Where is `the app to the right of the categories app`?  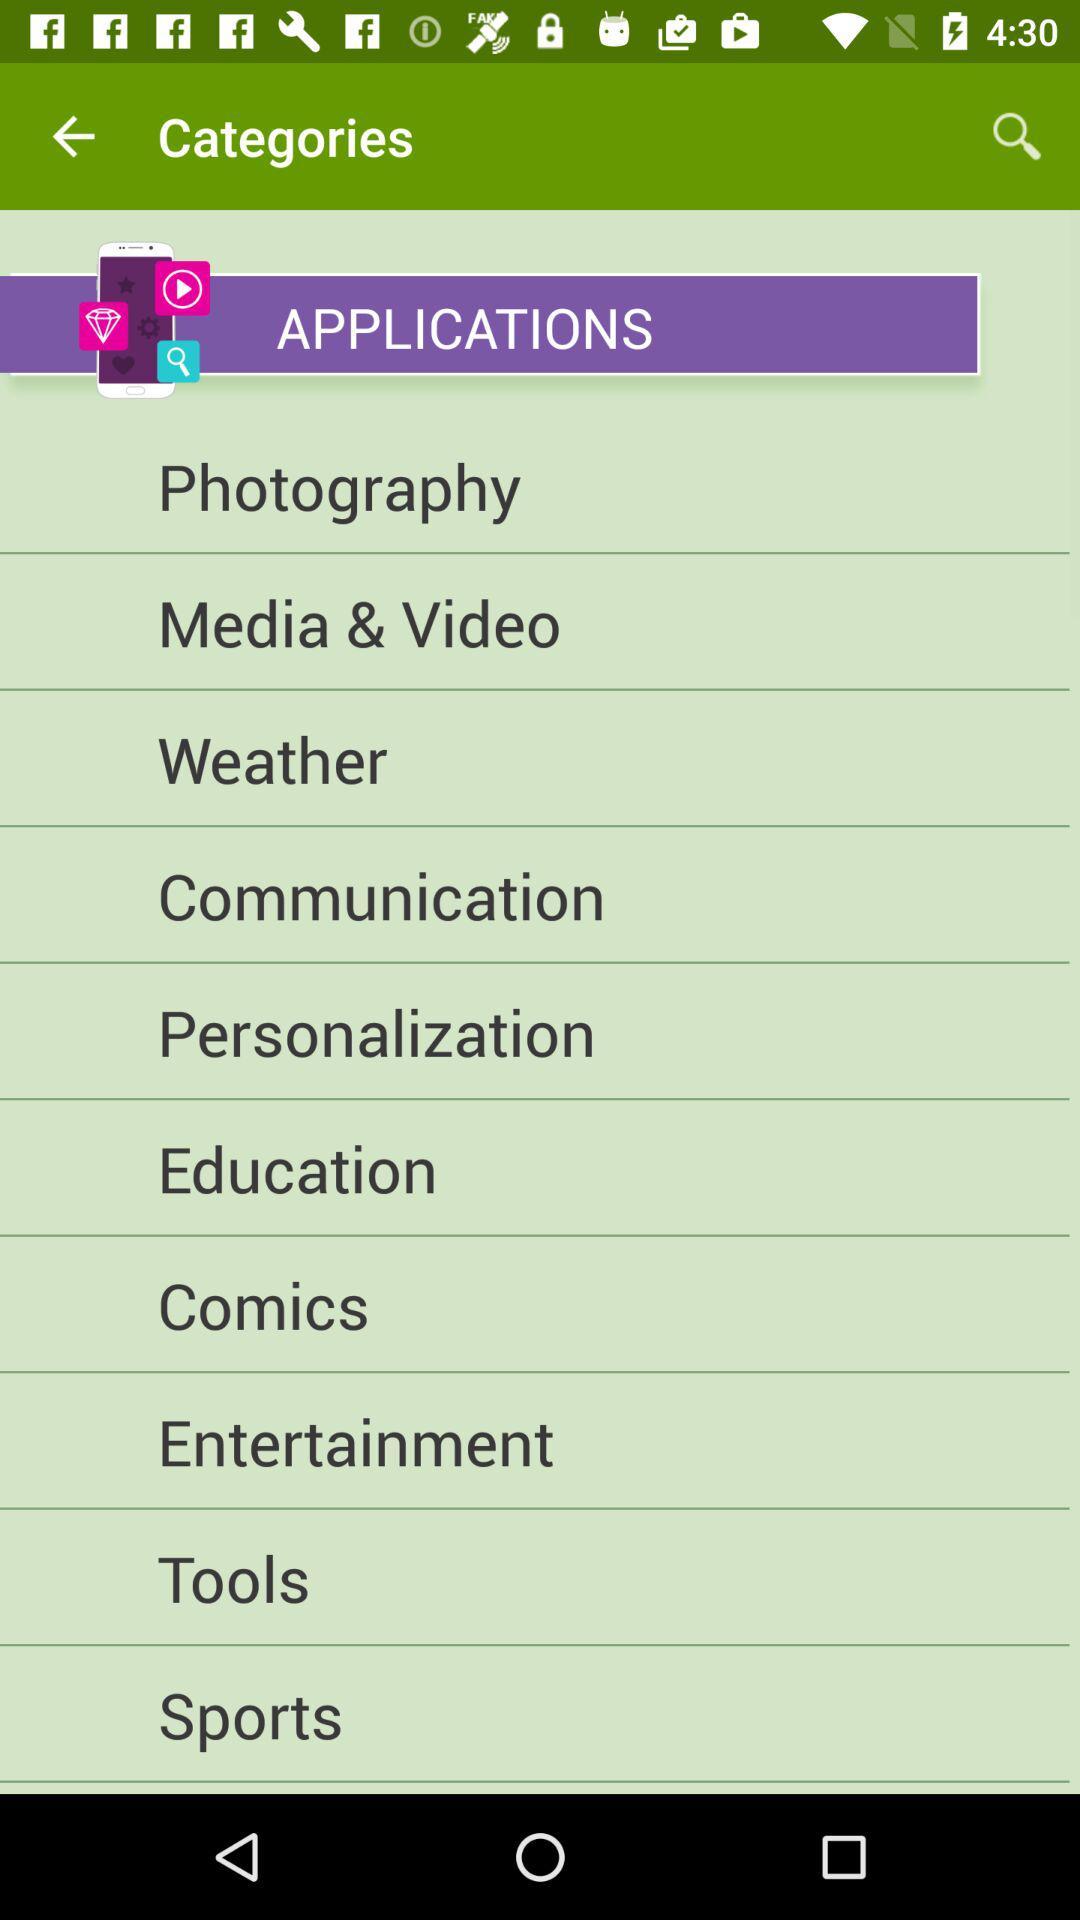
the app to the right of the categories app is located at coordinates (1017, 135).